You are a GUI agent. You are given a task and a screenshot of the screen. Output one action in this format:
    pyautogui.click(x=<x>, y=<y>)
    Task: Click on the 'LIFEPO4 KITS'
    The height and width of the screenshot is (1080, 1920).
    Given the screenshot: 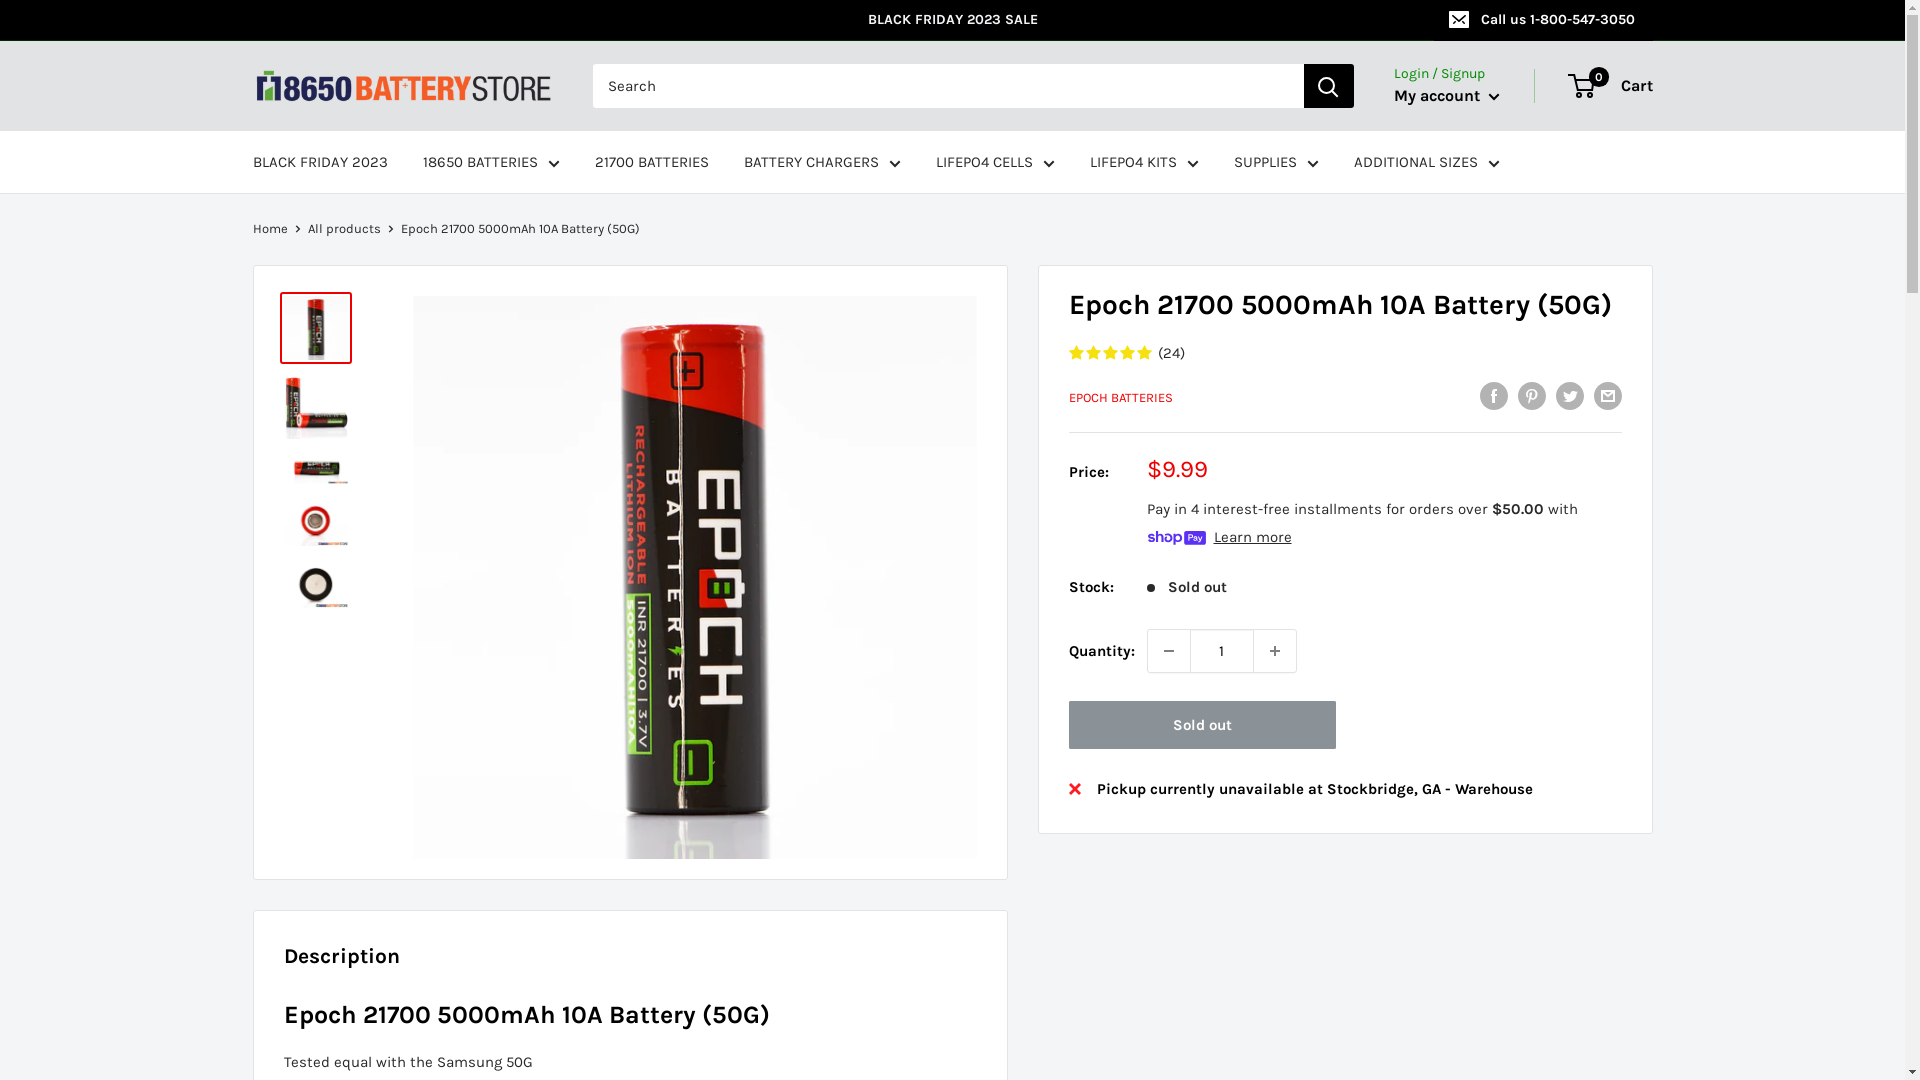 What is the action you would take?
    pyautogui.click(x=1088, y=161)
    